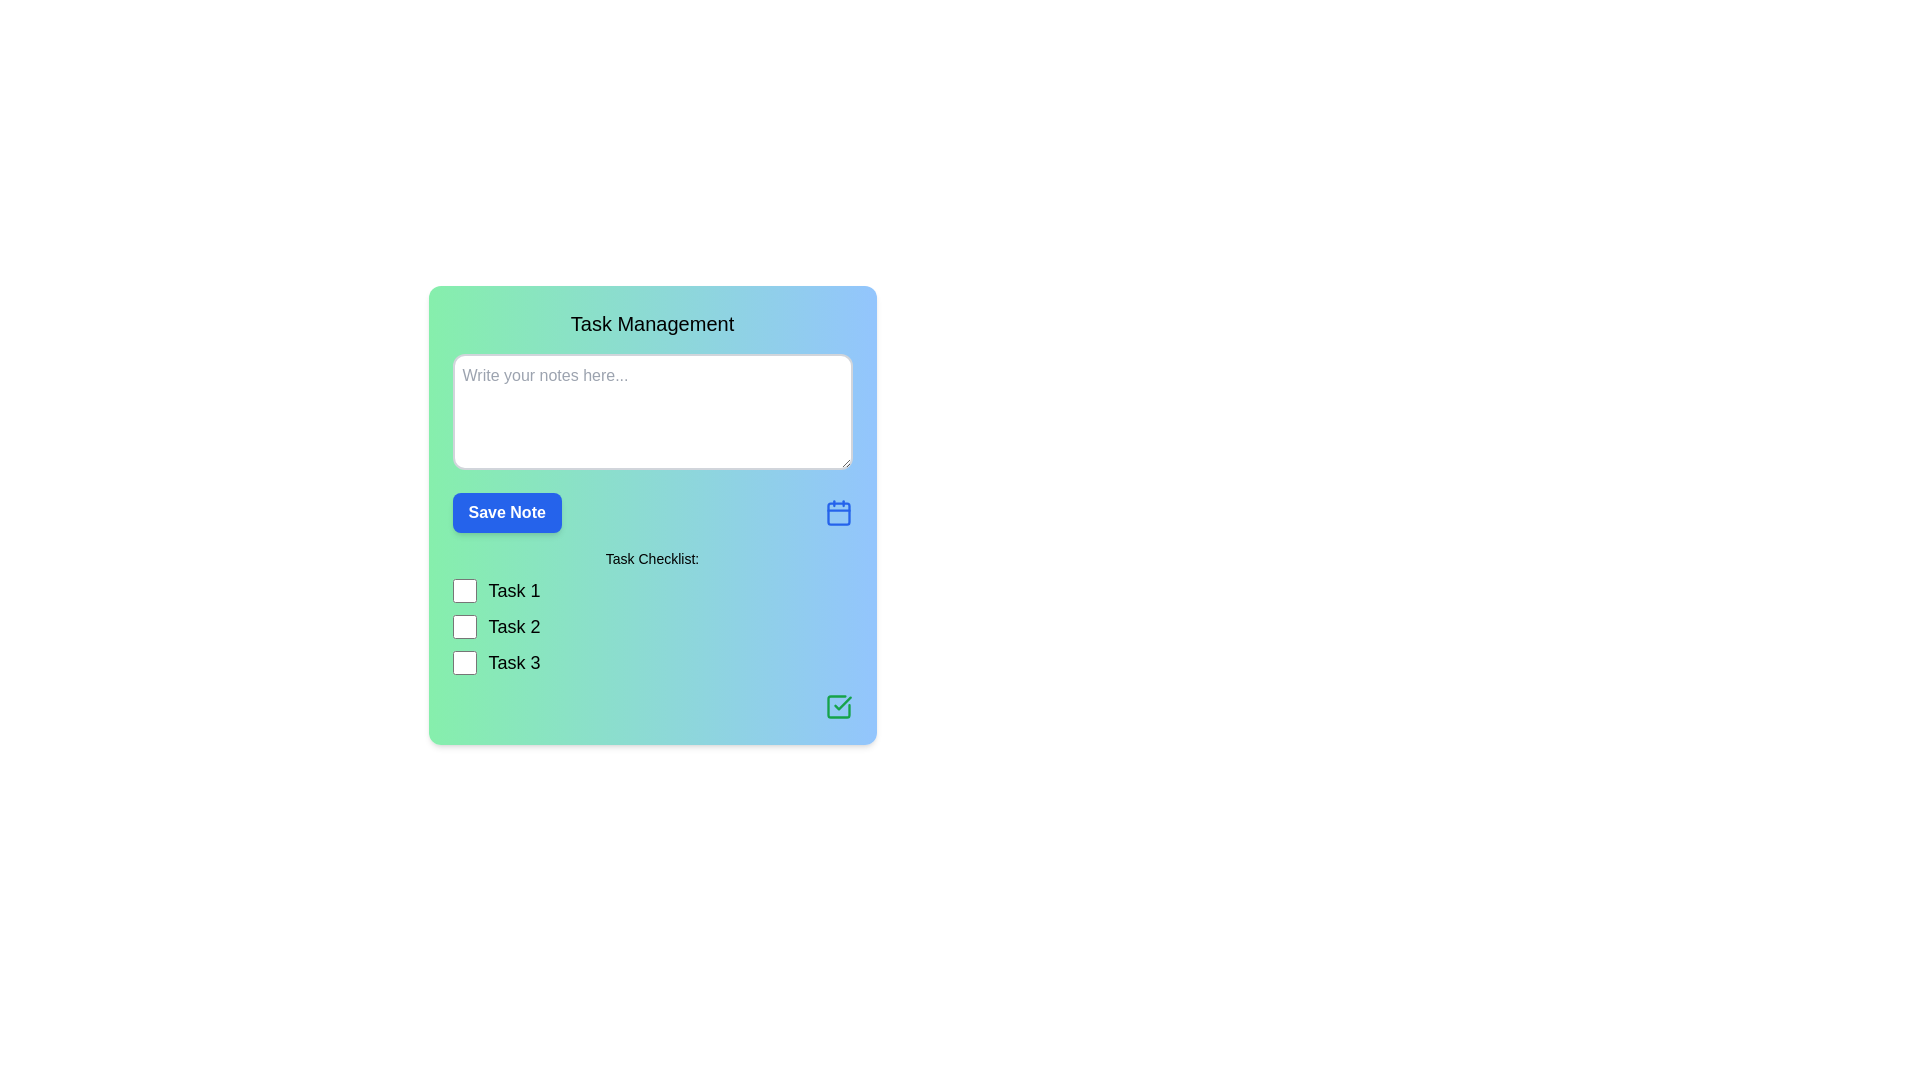  What do you see at coordinates (838, 513) in the screenshot?
I see `the rounded rectangle within the blue calendar icon, which is positioned near the top right of the interface above the 'Task Checklist.'` at bounding box center [838, 513].